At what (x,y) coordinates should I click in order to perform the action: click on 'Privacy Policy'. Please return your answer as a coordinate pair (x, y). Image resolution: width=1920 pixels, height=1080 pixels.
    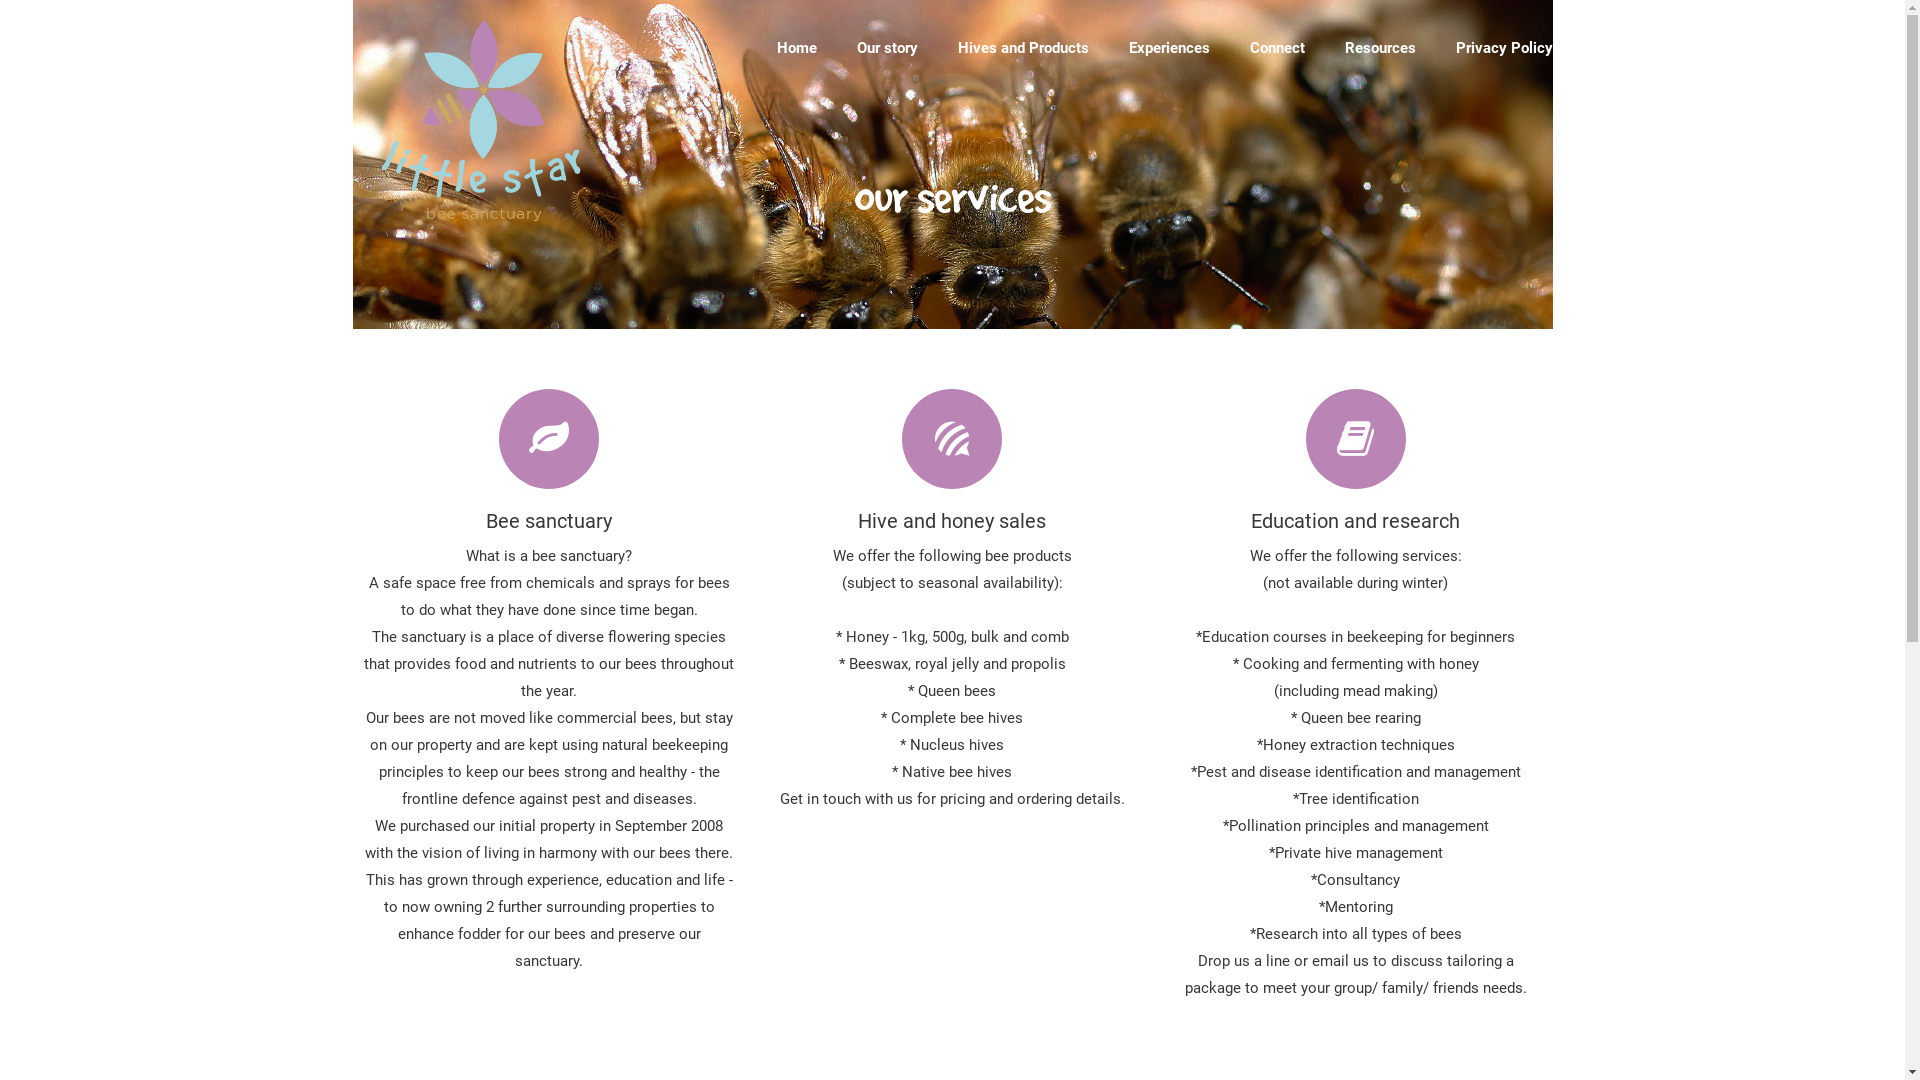
    Looking at the image, I should click on (1504, 47).